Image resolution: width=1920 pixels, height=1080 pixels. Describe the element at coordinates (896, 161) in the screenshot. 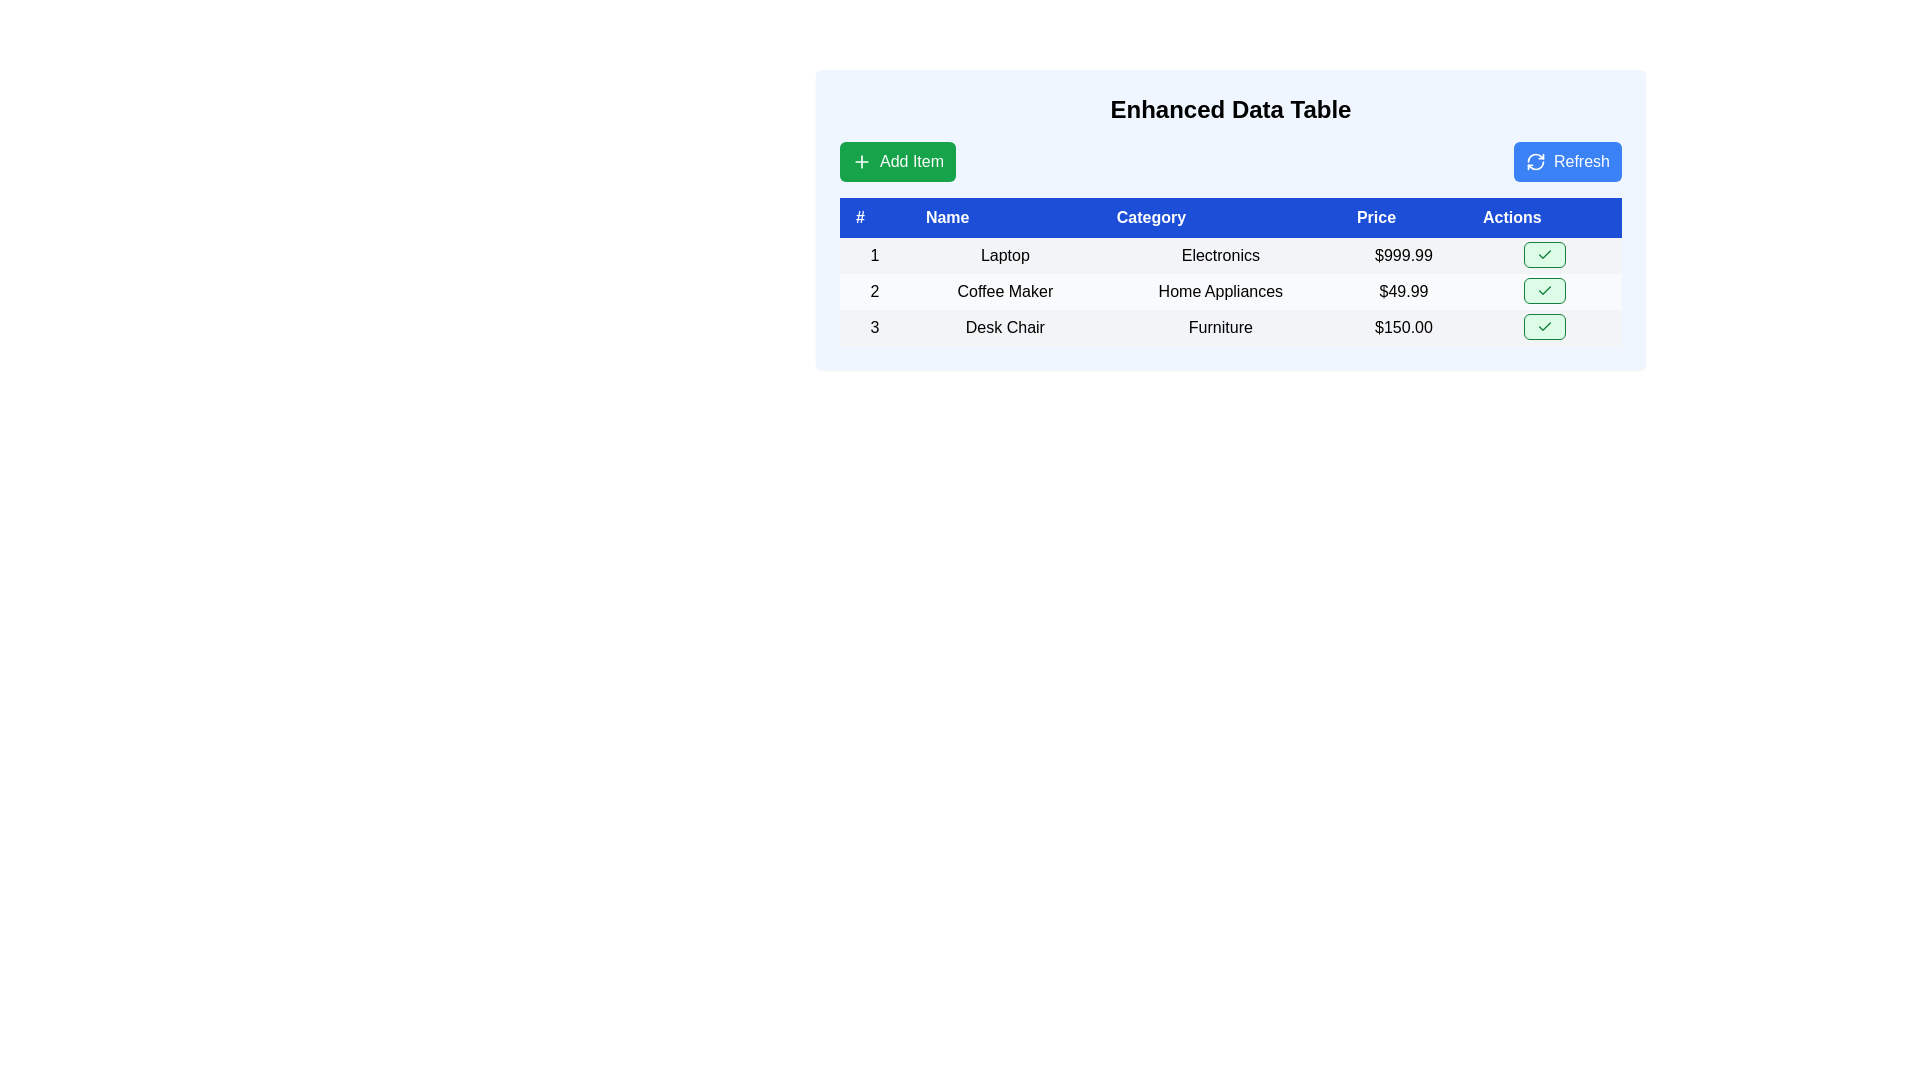

I see `the 'Add New Item' button located in the upper-left section of the interface` at that location.